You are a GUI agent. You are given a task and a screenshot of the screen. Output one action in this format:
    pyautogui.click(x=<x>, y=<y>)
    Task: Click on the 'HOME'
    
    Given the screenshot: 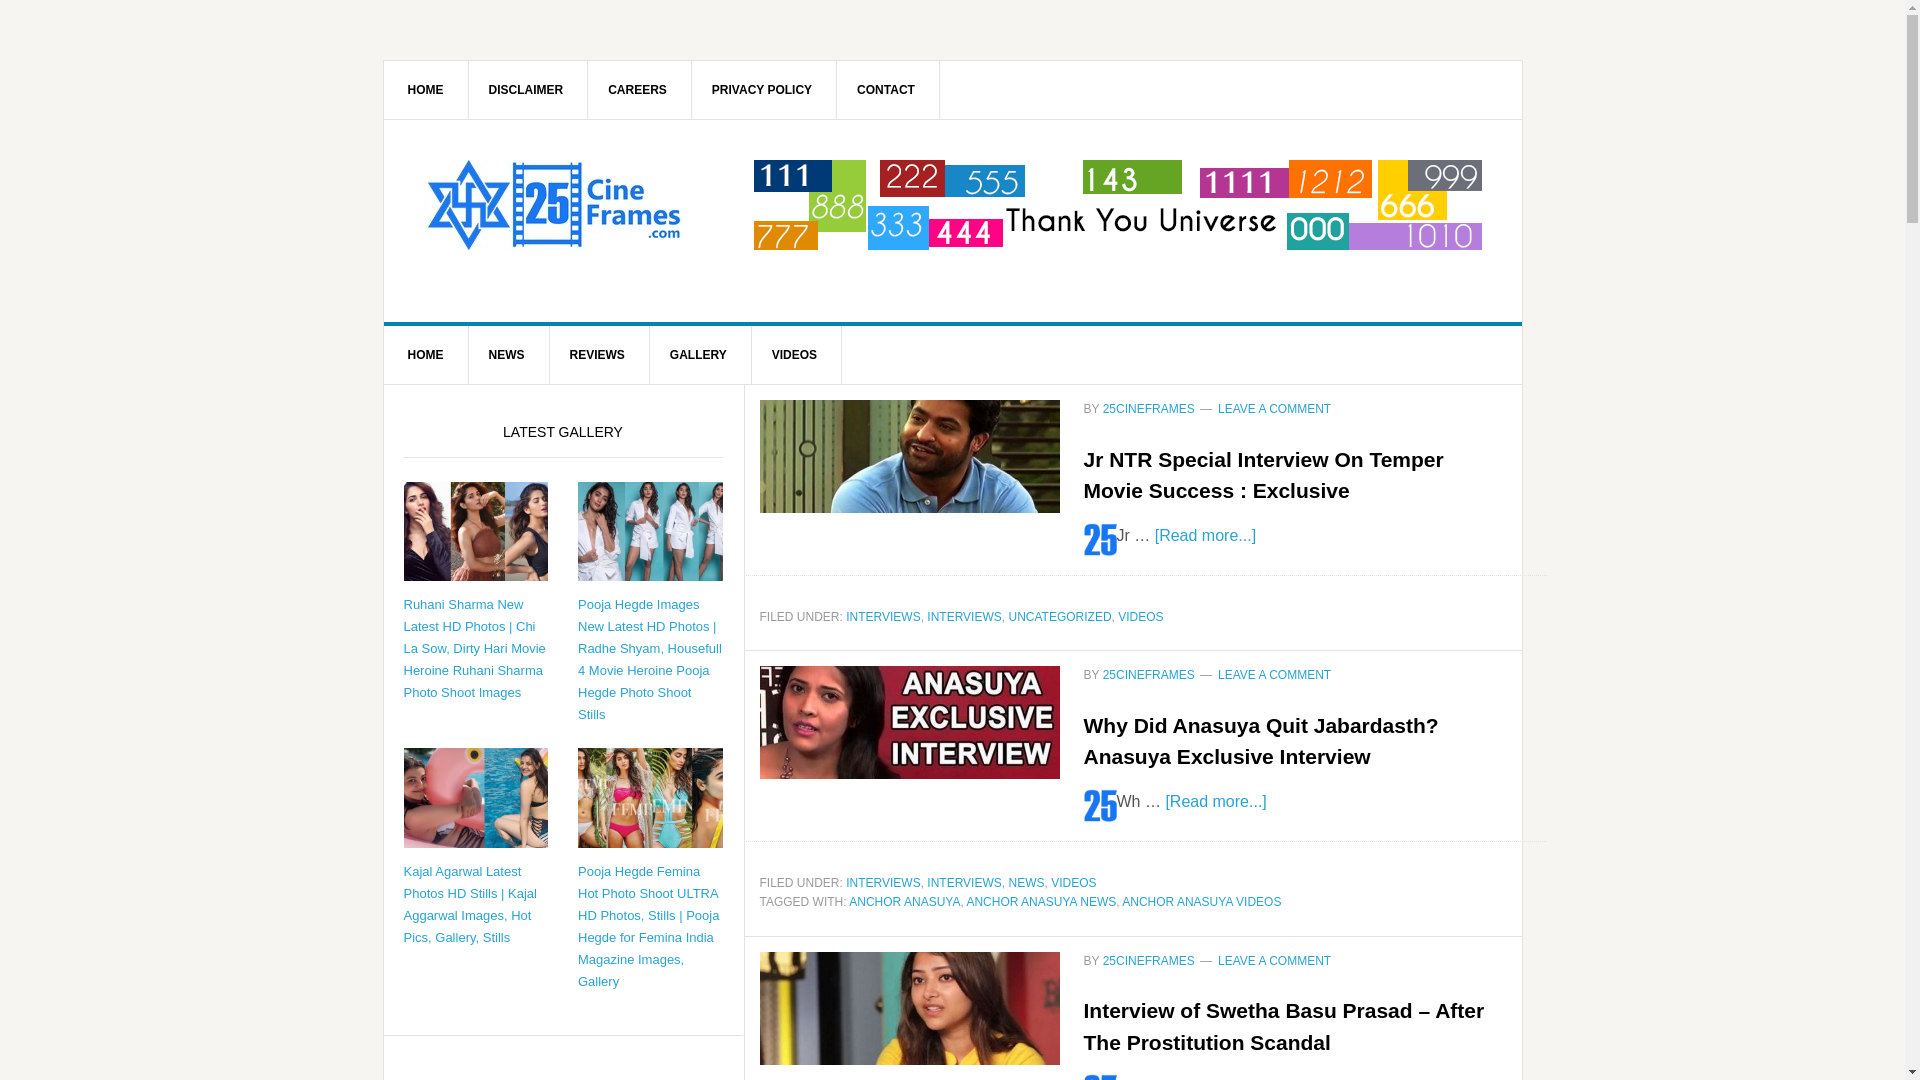 What is the action you would take?
    pyautogui.click(x=425, y=353)
    